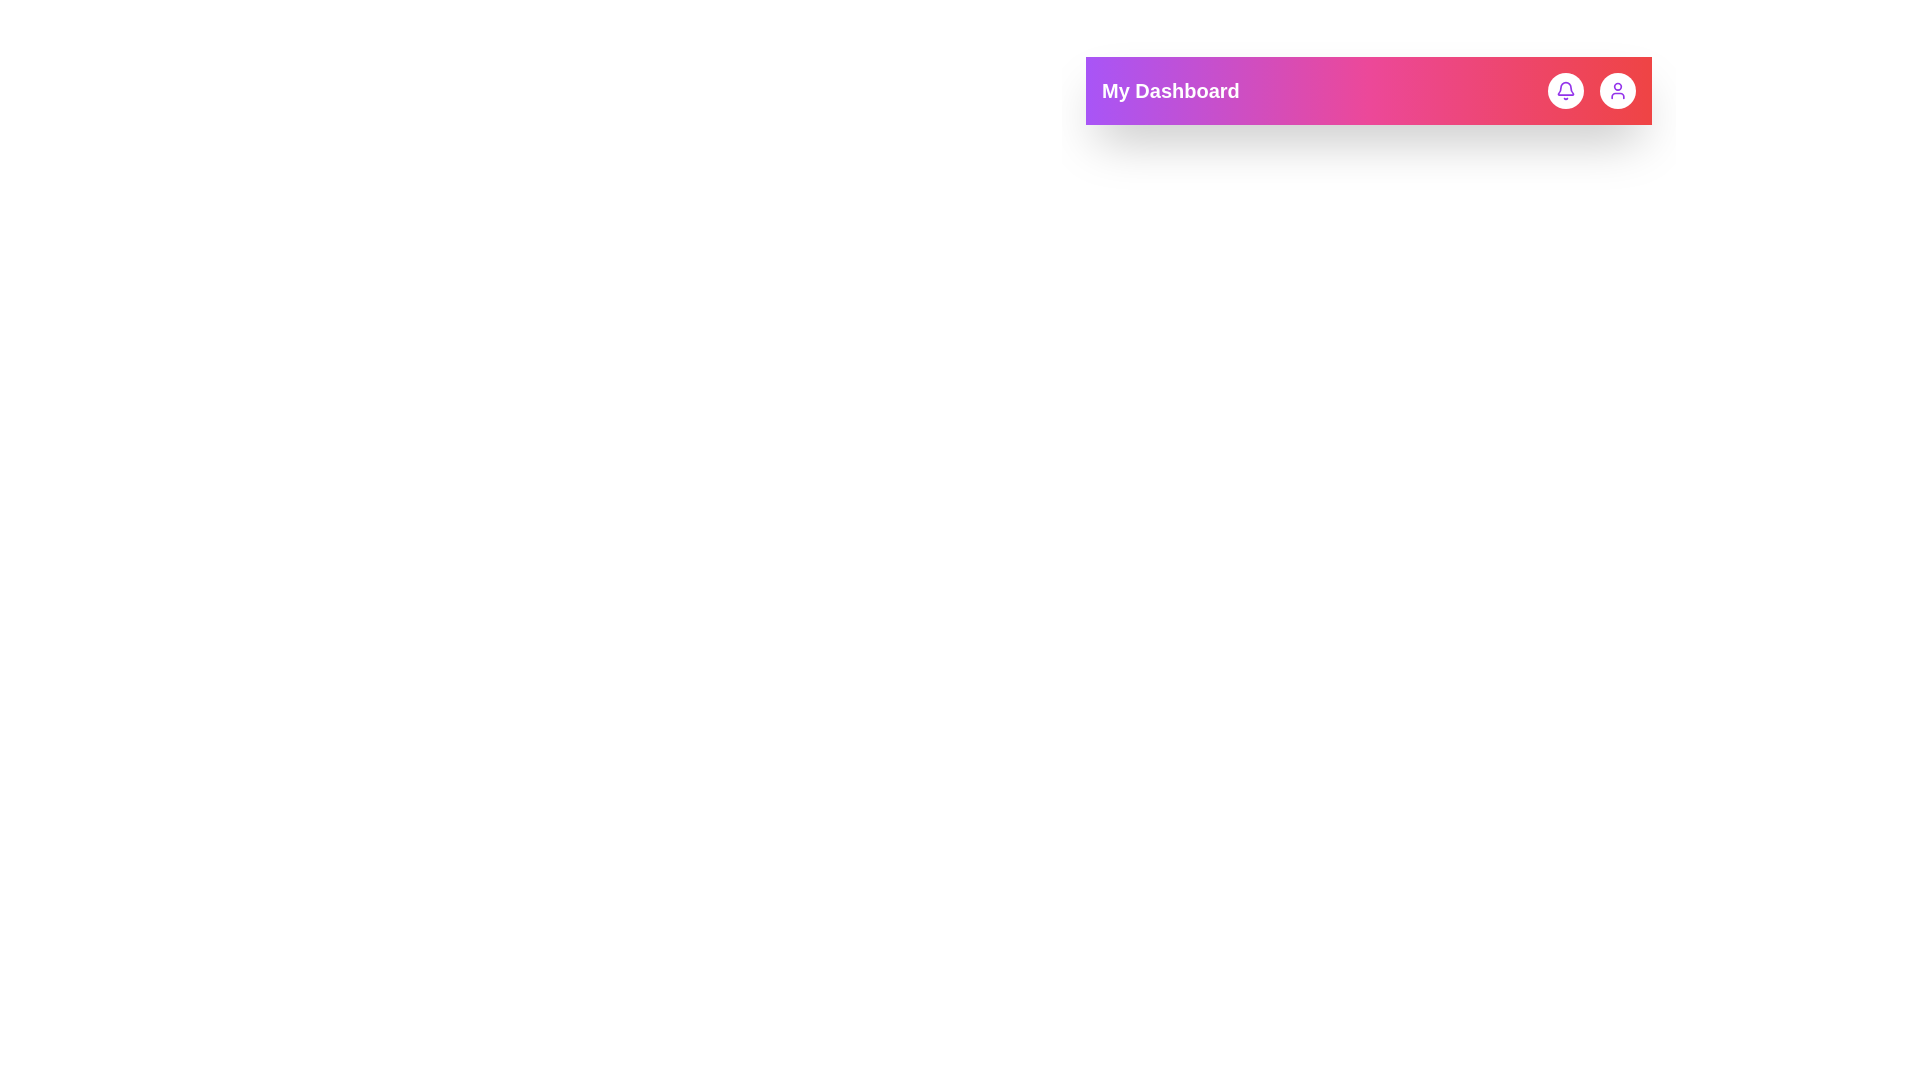 Image resolution: width=1920 pixels, height=1080 pixels. Describe the element at coordinates (1617, 91) in the screenshot. I see `the user profile button located at the top-right corner of the app bar` at that location.